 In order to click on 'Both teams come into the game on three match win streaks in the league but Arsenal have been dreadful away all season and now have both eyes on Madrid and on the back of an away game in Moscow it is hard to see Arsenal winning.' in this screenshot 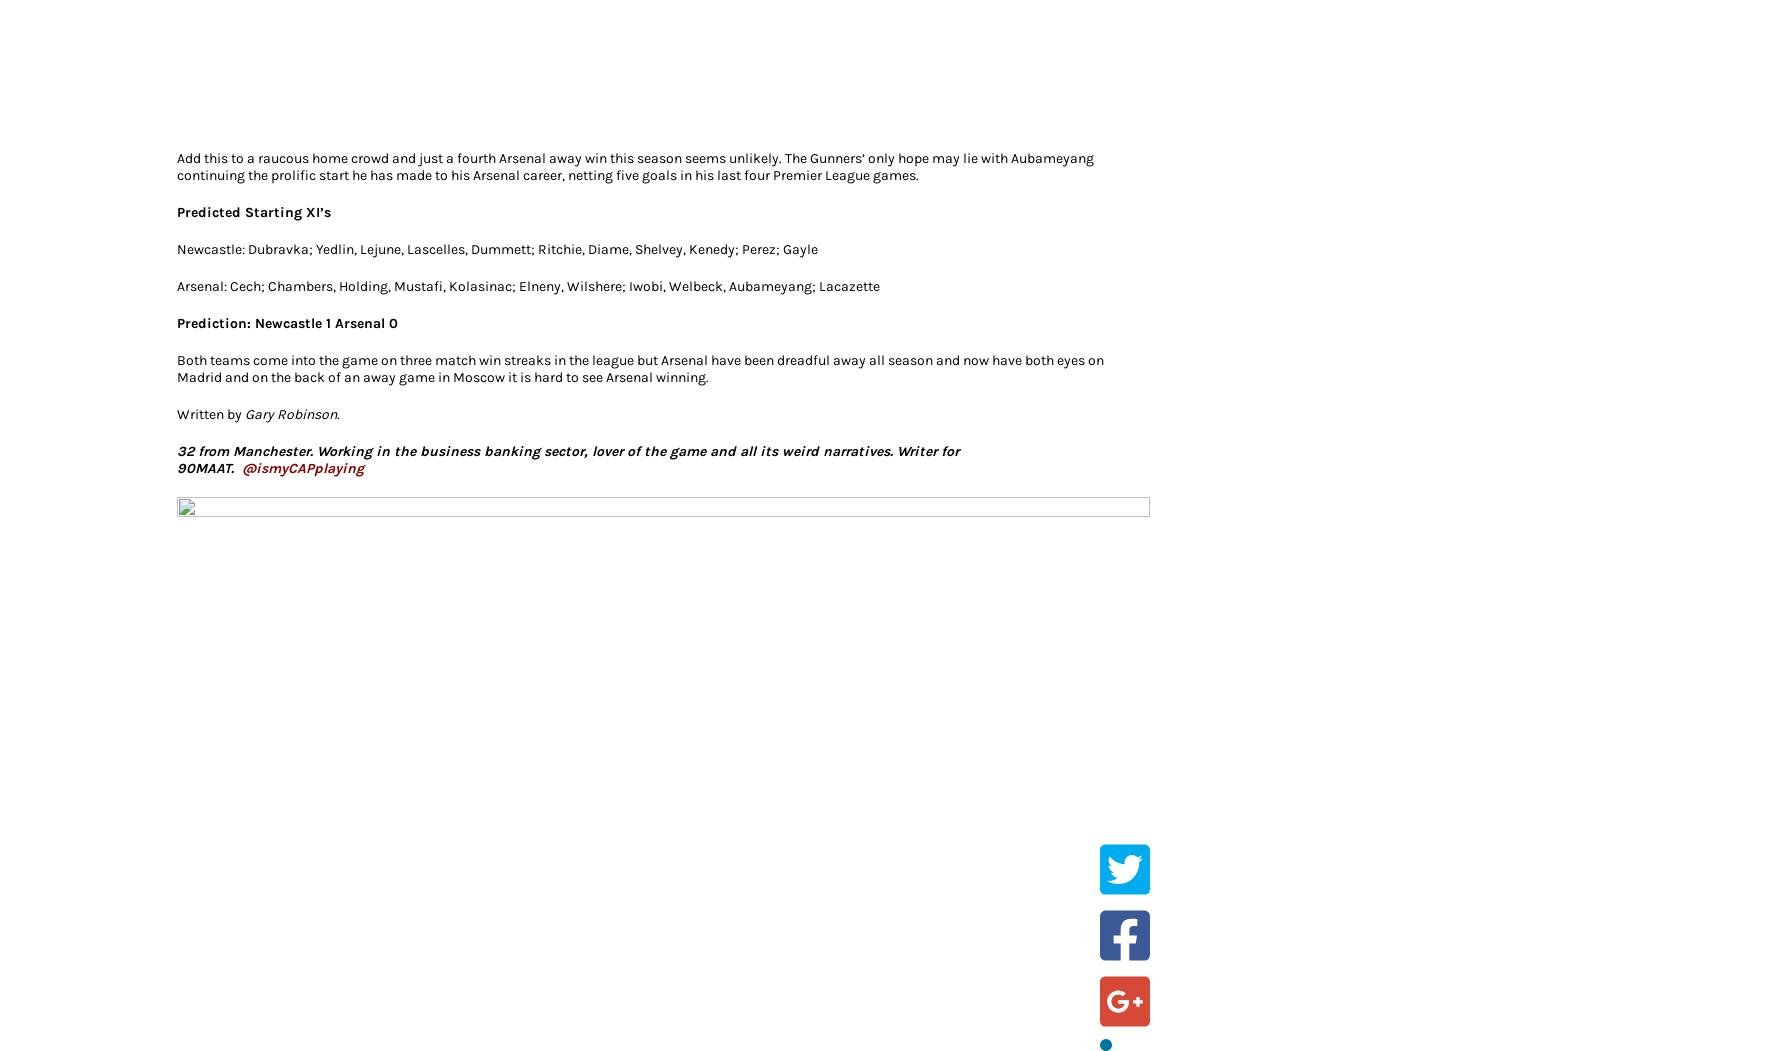, I will do `click(177, 366)`.